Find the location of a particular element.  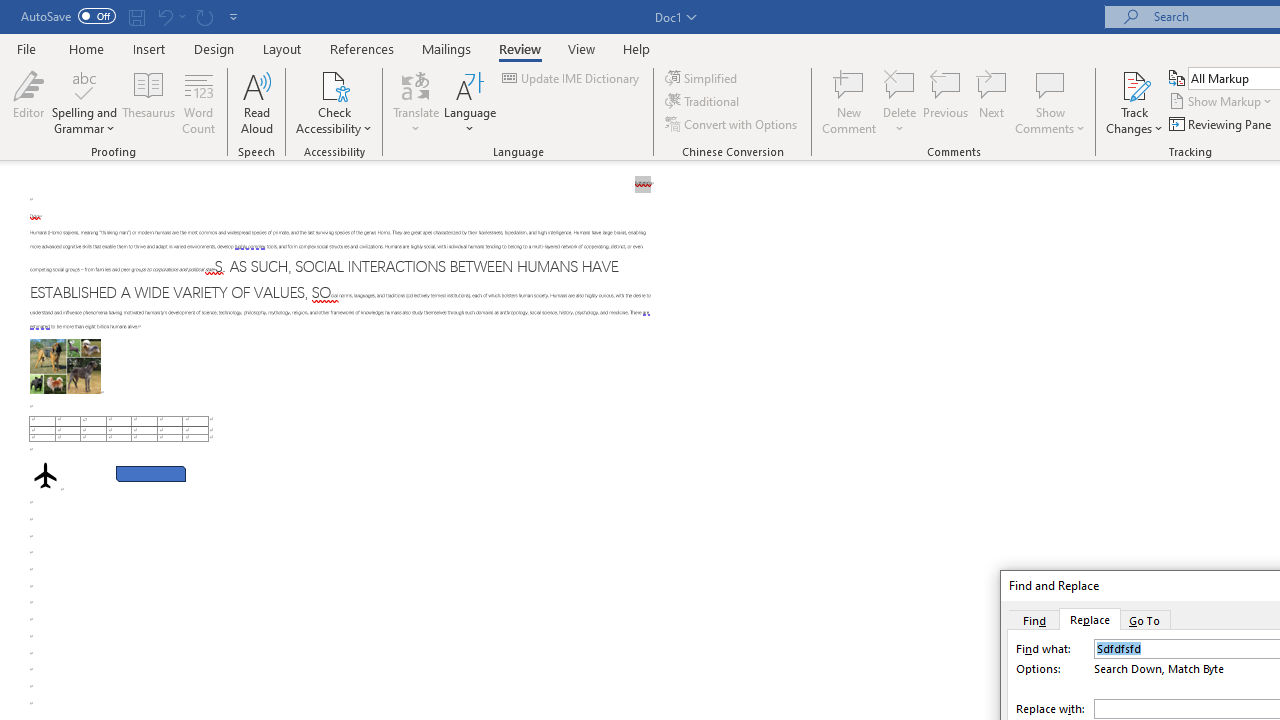

'Track Changes' is located at coordinates (1134, 84).